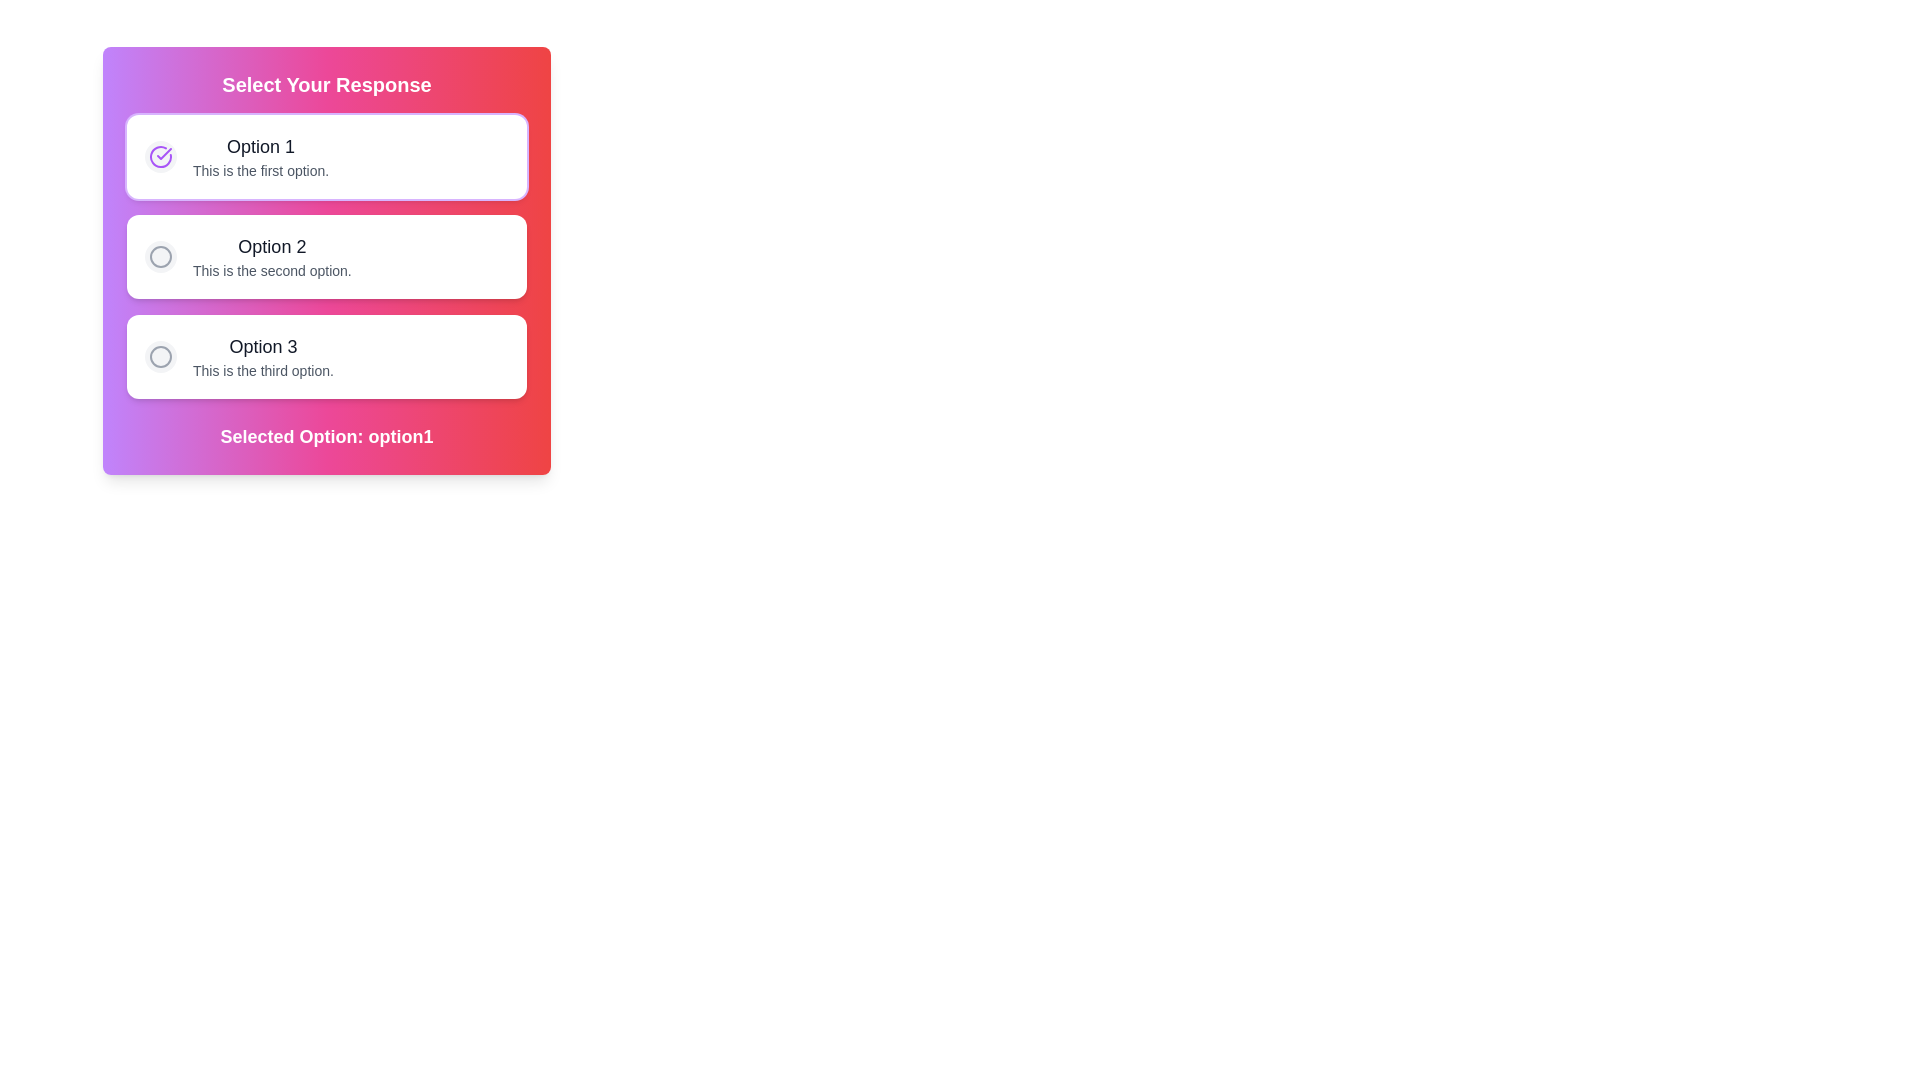  What do you see at coordinates (271, 270) in the screenshot?
I see `the text label that provides additional information related to the 'Option 2' radio button, which is positioned directly below its label text` at bounding box center [271, 270].